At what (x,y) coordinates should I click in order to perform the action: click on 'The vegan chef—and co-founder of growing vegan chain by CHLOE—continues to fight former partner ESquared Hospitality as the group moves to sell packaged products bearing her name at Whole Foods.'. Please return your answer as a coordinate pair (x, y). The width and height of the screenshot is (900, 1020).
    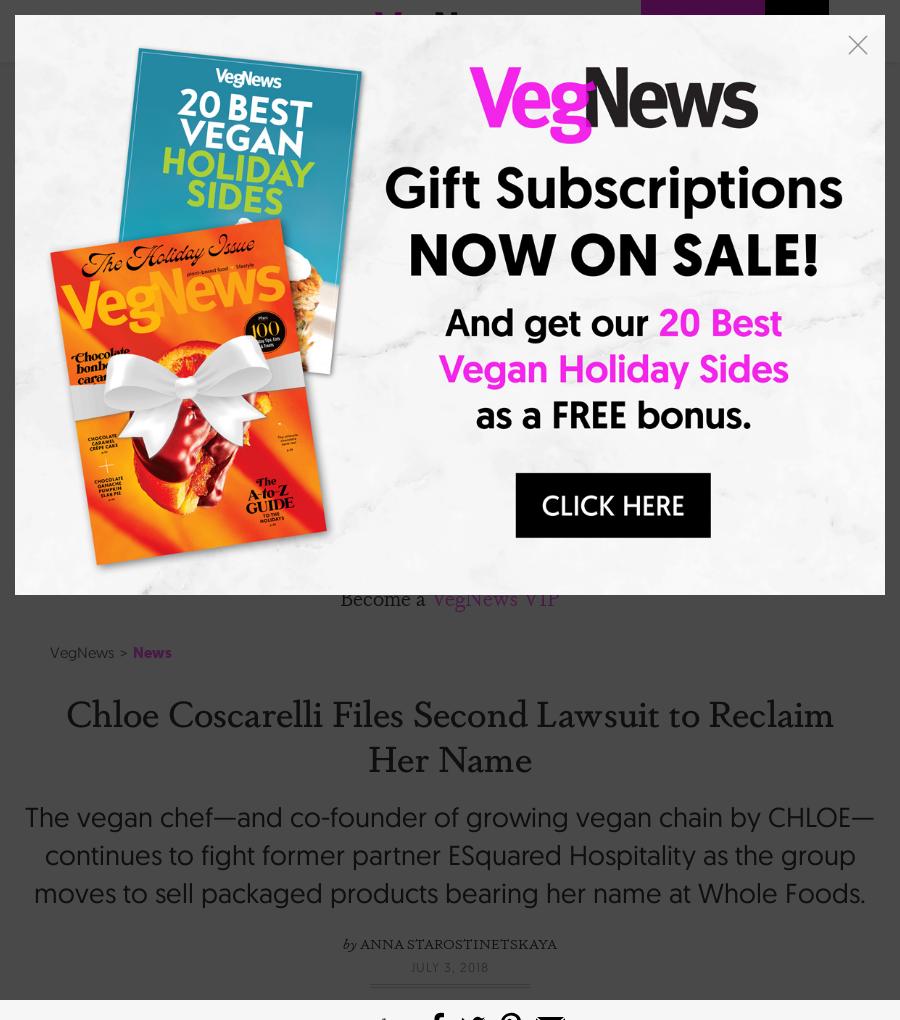
    Looking at the image, I should click on (450, 853).